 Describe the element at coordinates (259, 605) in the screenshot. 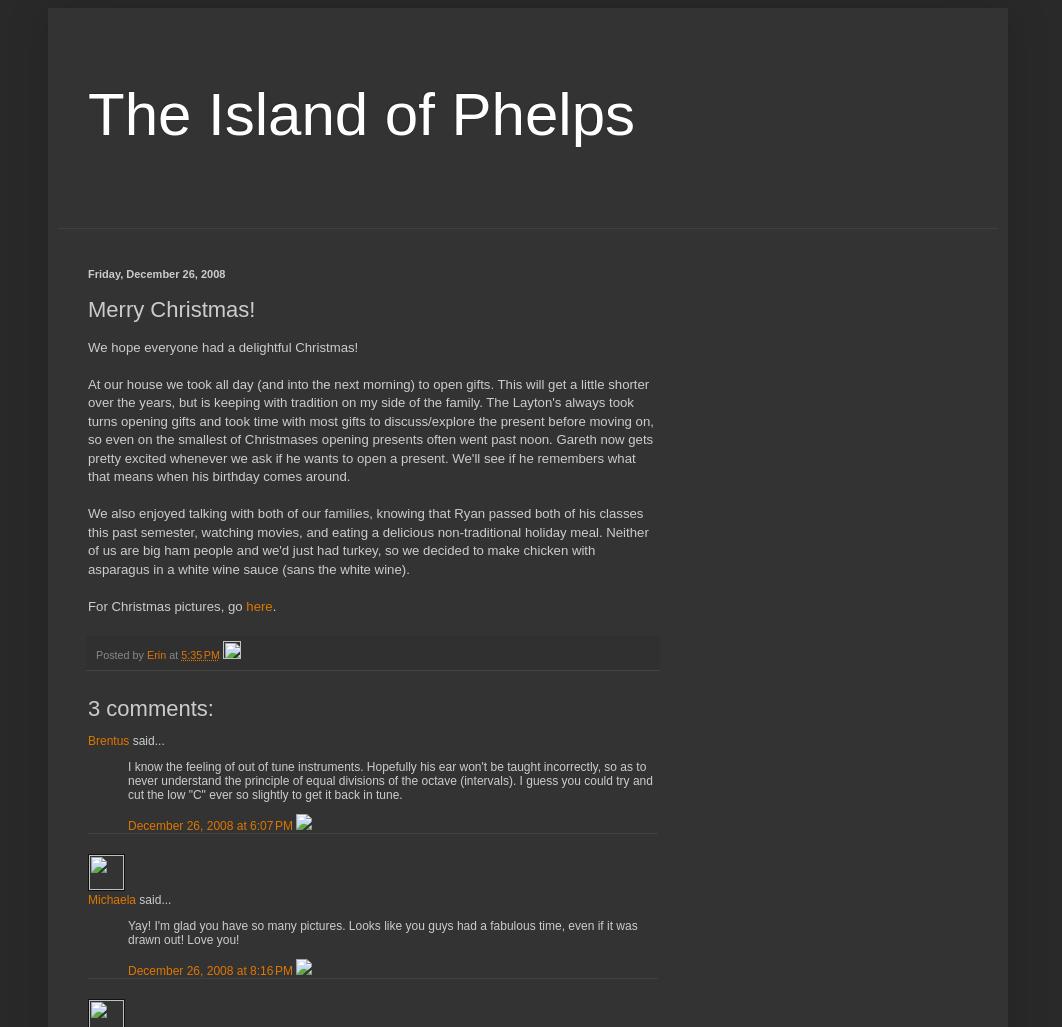

I see `'here'` at that location.